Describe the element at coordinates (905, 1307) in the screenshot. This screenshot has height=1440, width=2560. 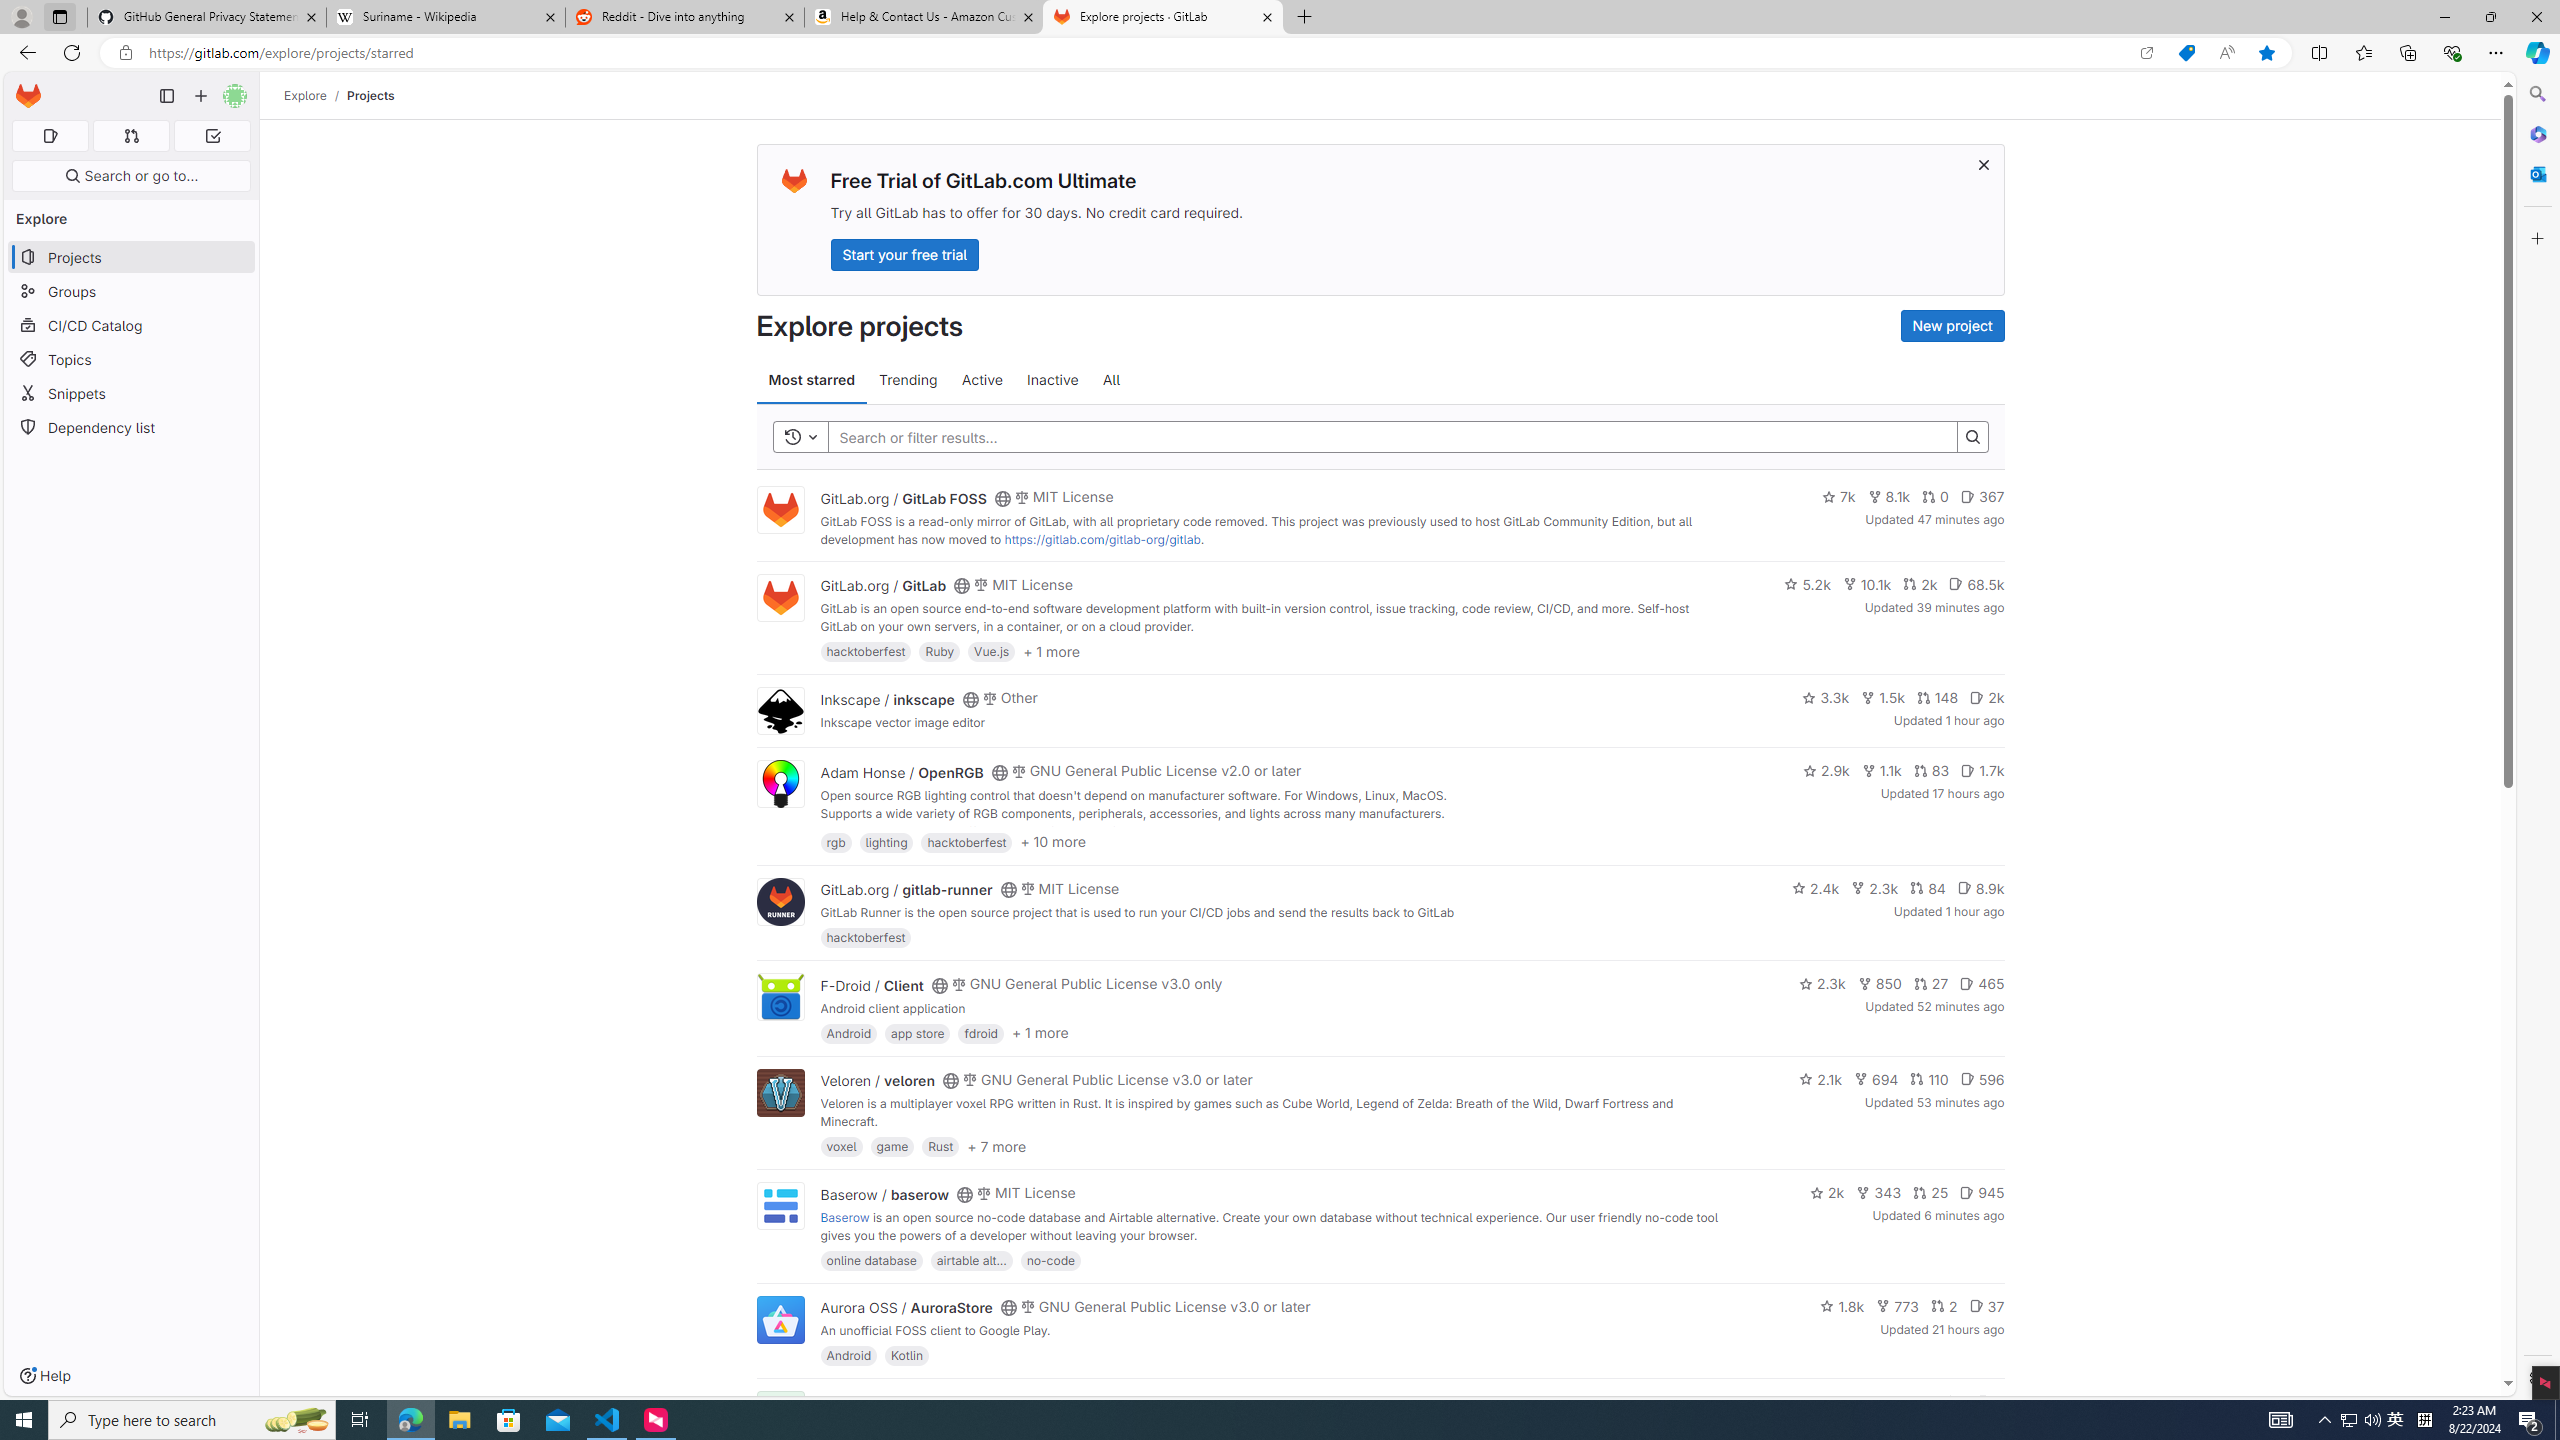
I see `'Aurora OSS / AuroraStore'` at that location.